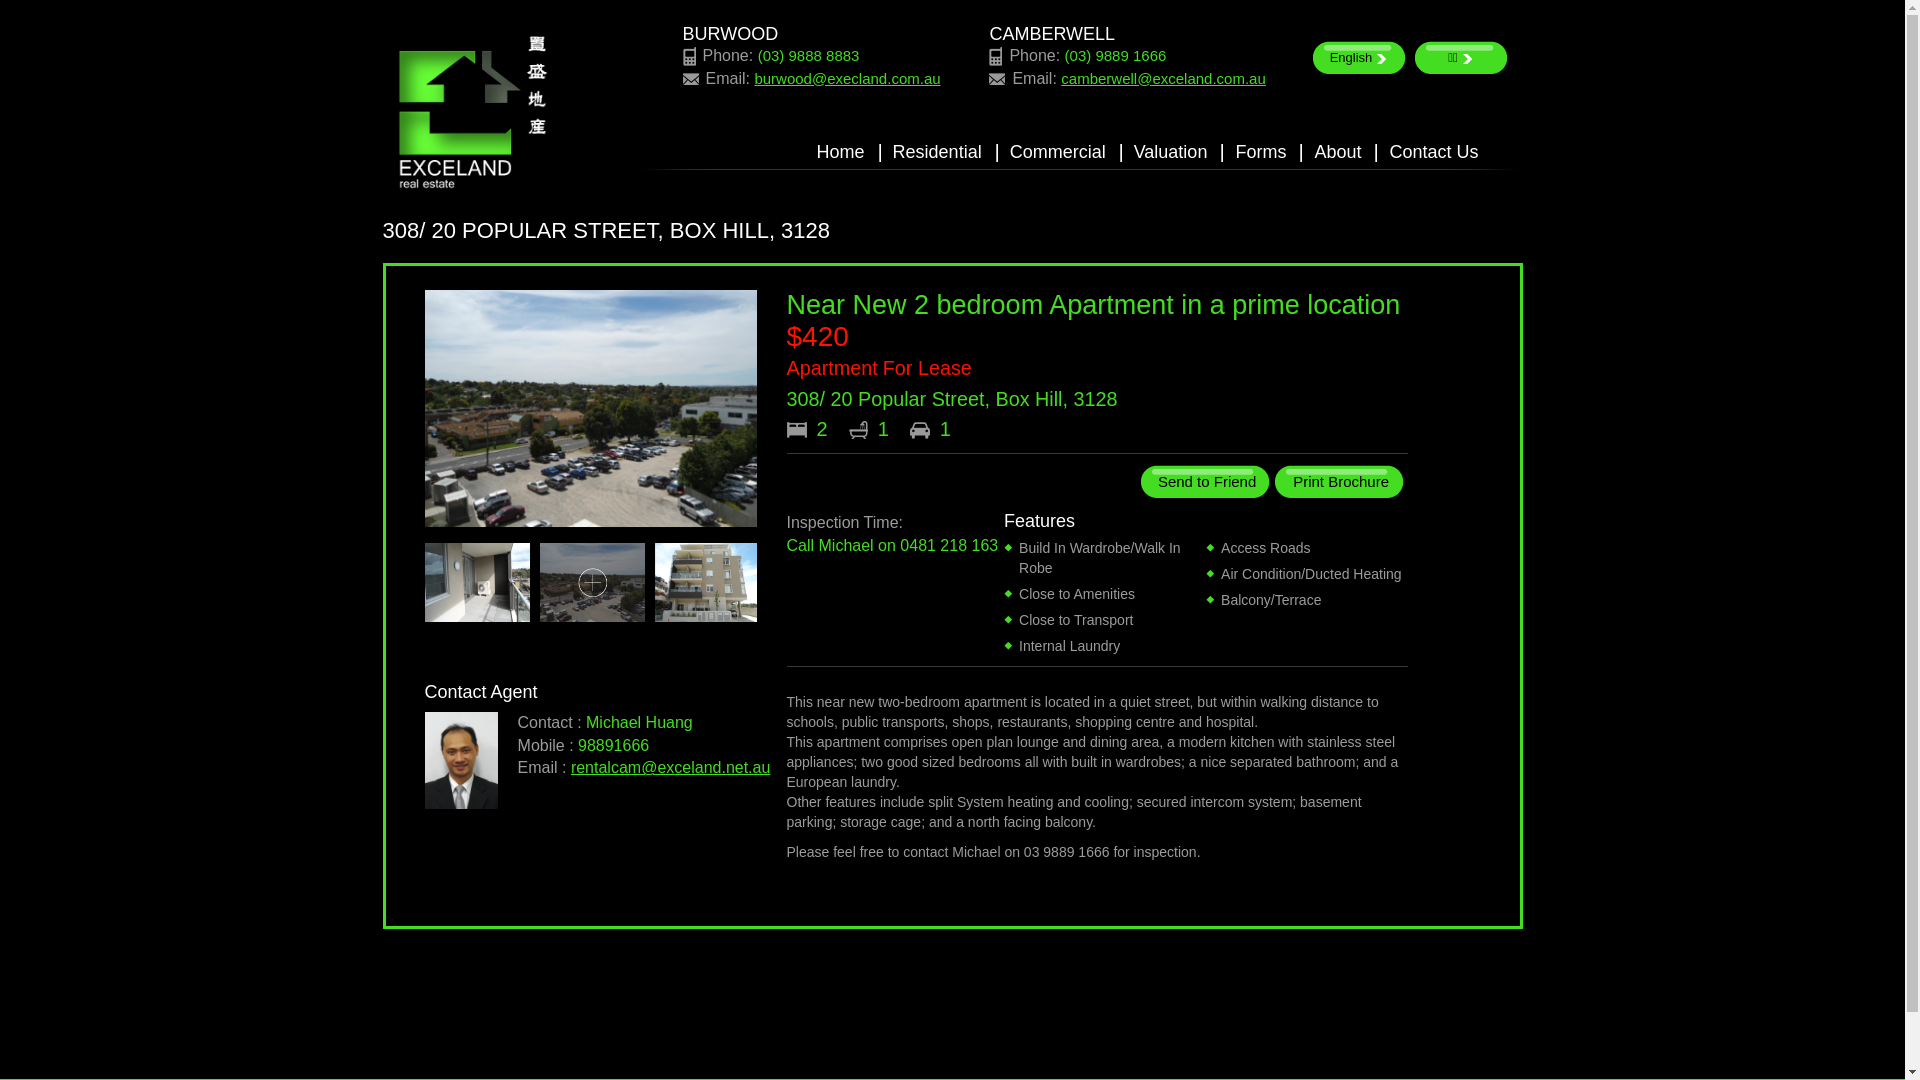 The height and width of the screenshot is (1080, 1920). Describe the element at coordinates (670, 766) in the screenshot. I see `'rentalcam@exceland.net.au'` at that location.